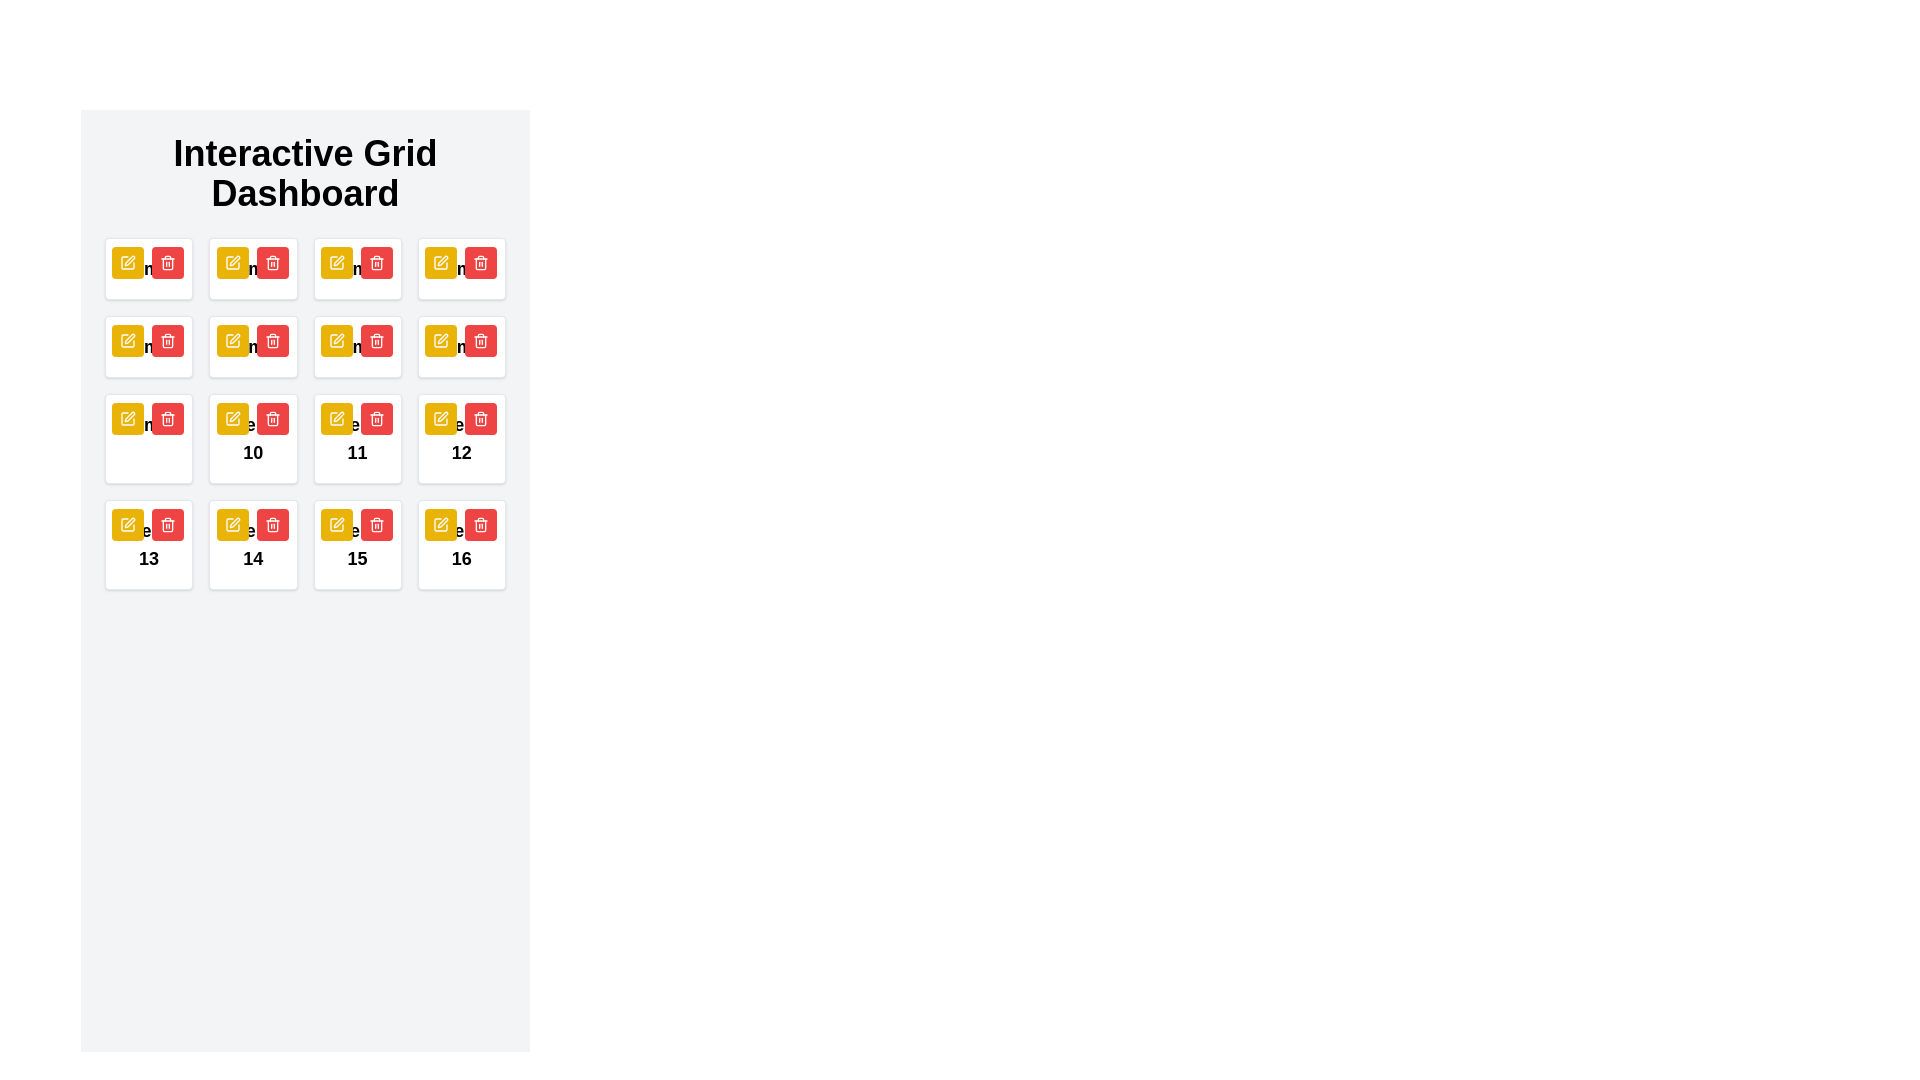 The width and height of the screenshot is (1920, 1080). Describe the element at coordinates (441, 260) in the screenshot. I see `the pen icon located in the top-right region of the grid layout, which is integrated within a product card and positioned above the delete button` at that location.